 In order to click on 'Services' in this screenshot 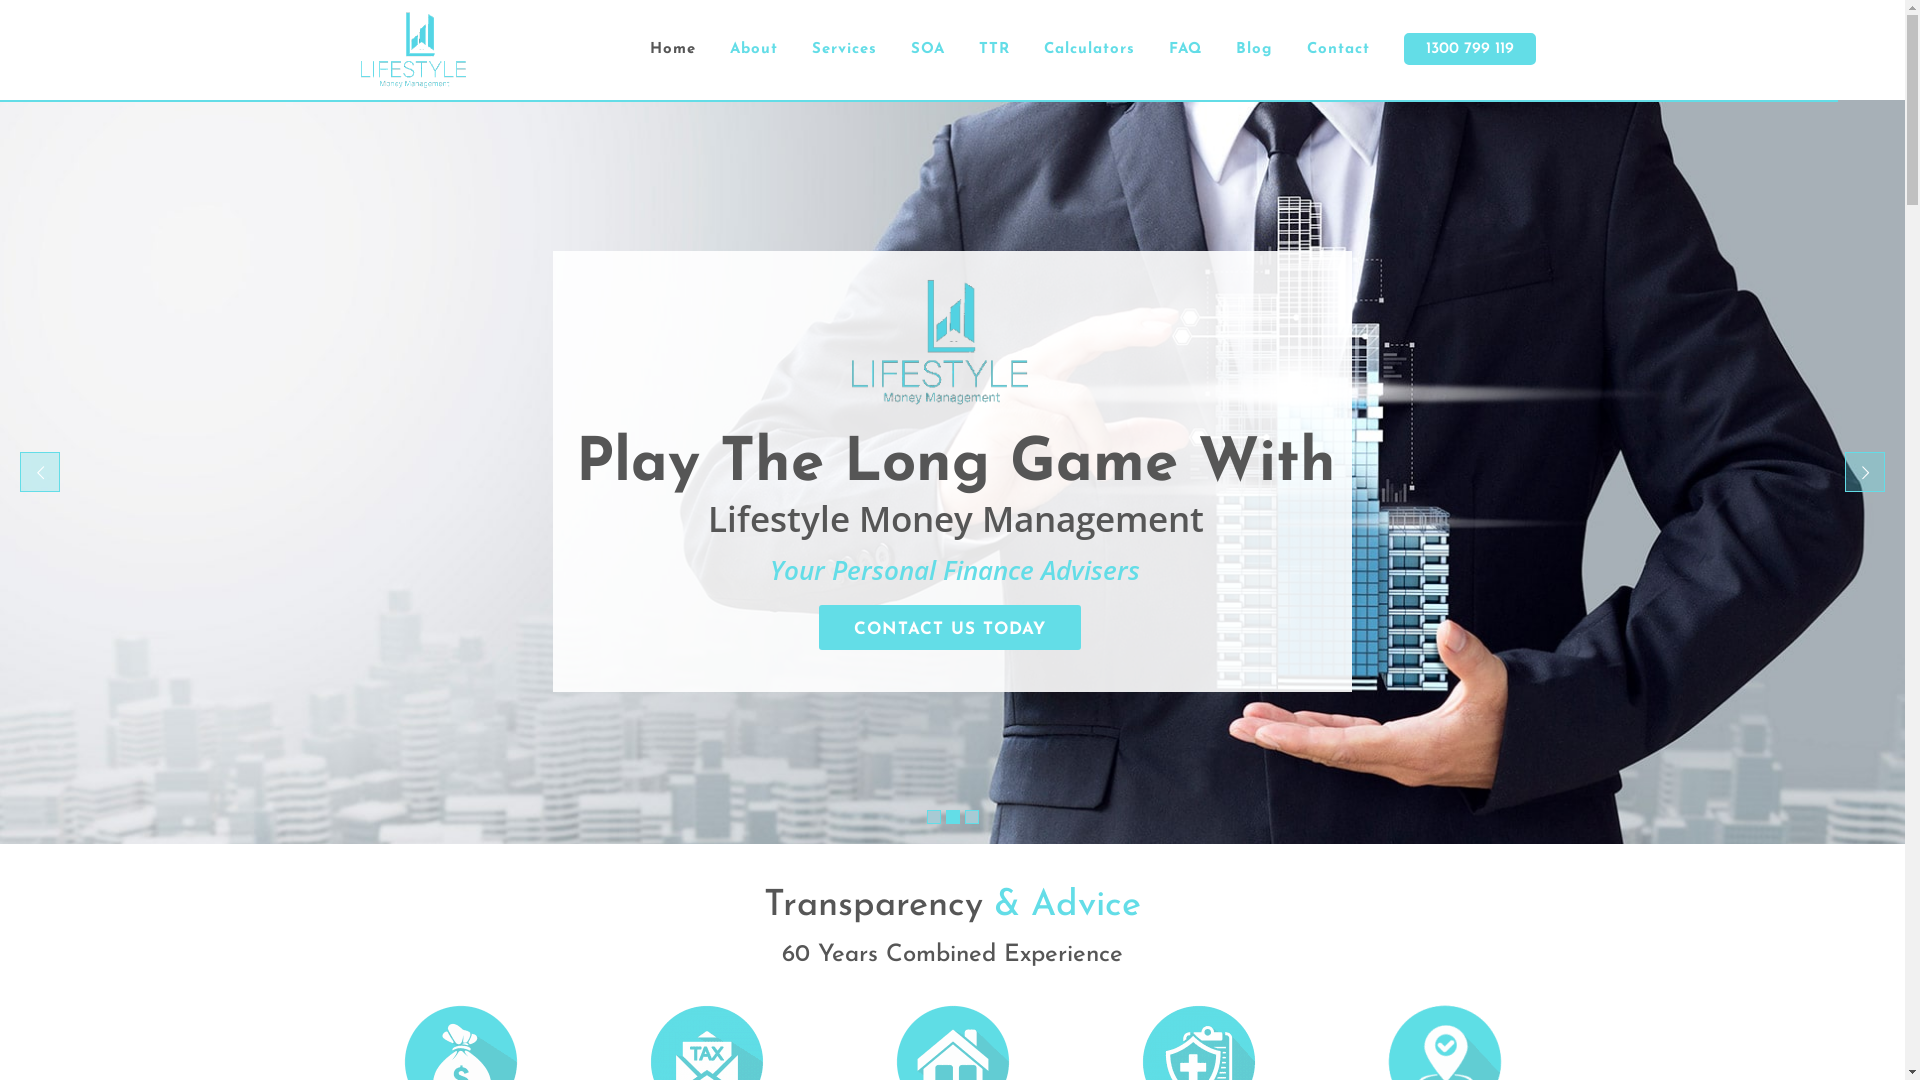, I will do `click(843, 49)`.